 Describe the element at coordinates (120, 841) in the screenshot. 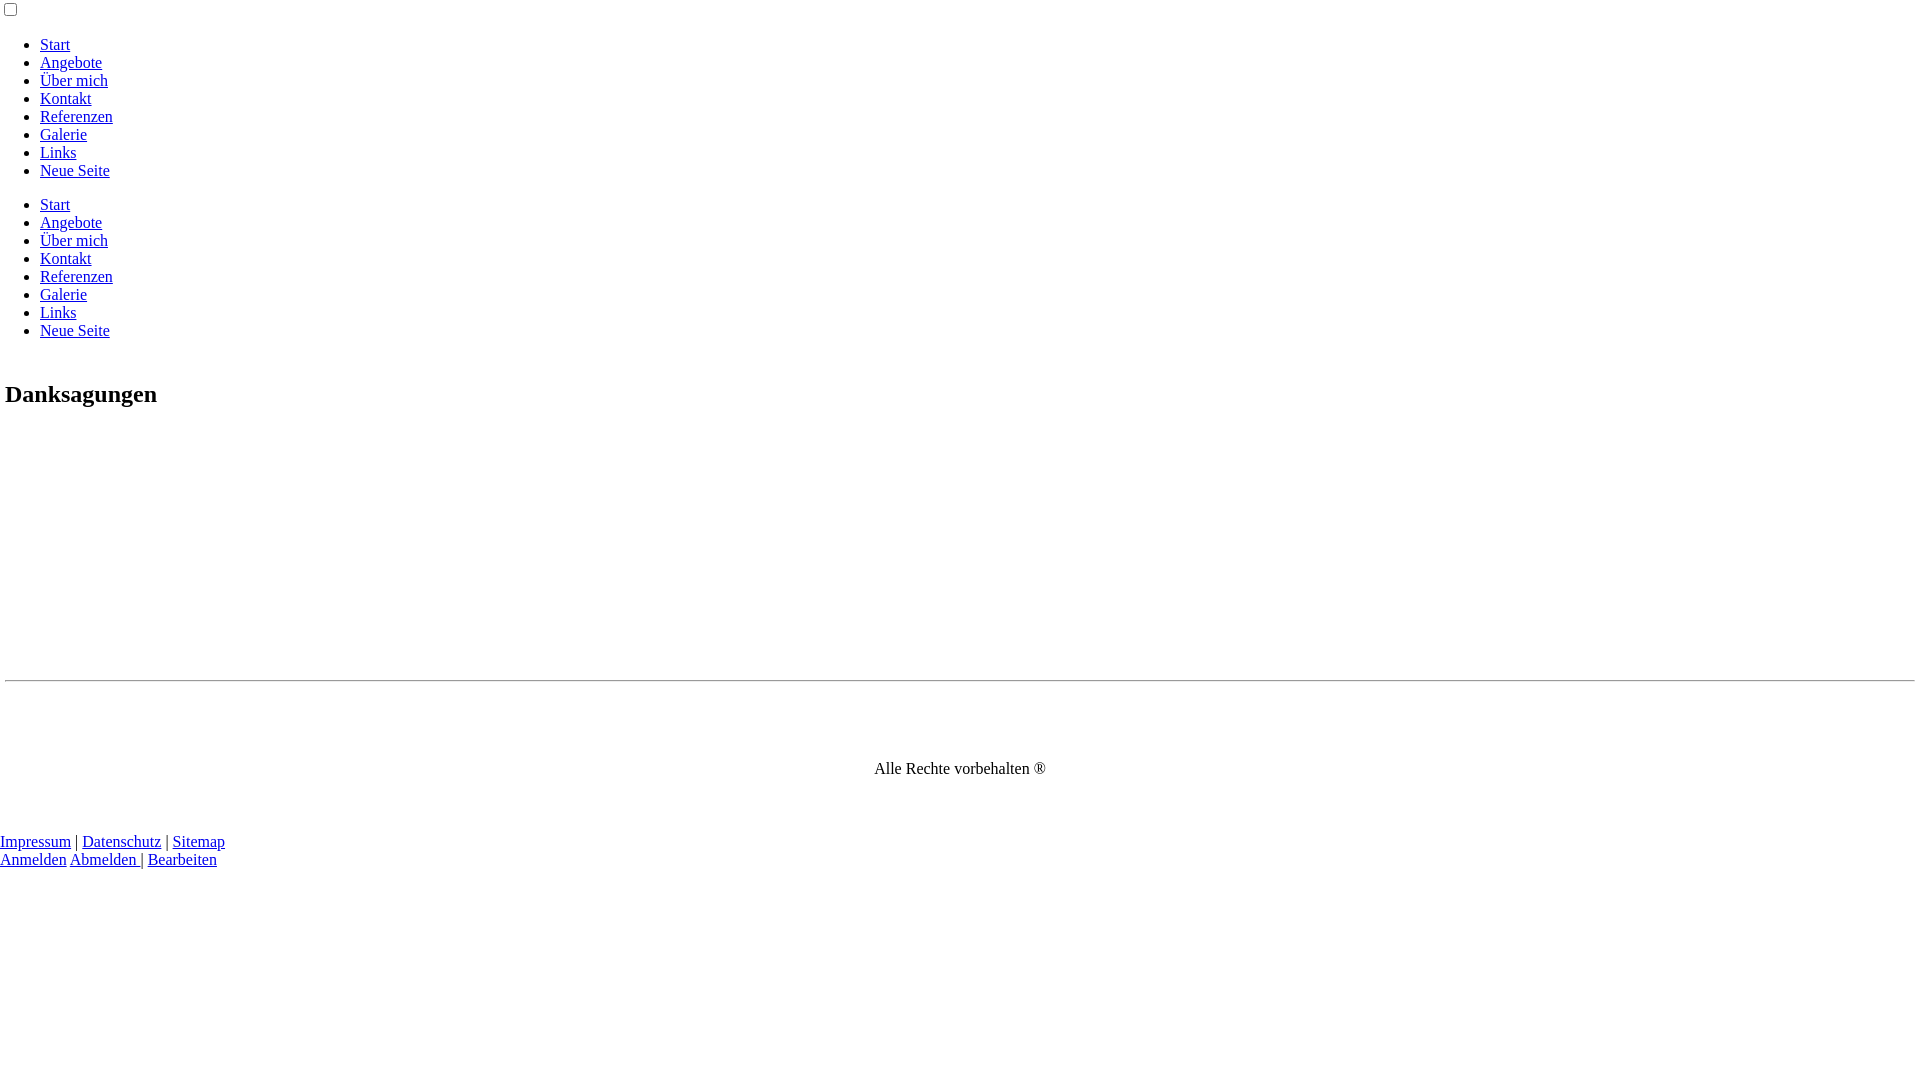

I see `'Datenschutz'` at that location.